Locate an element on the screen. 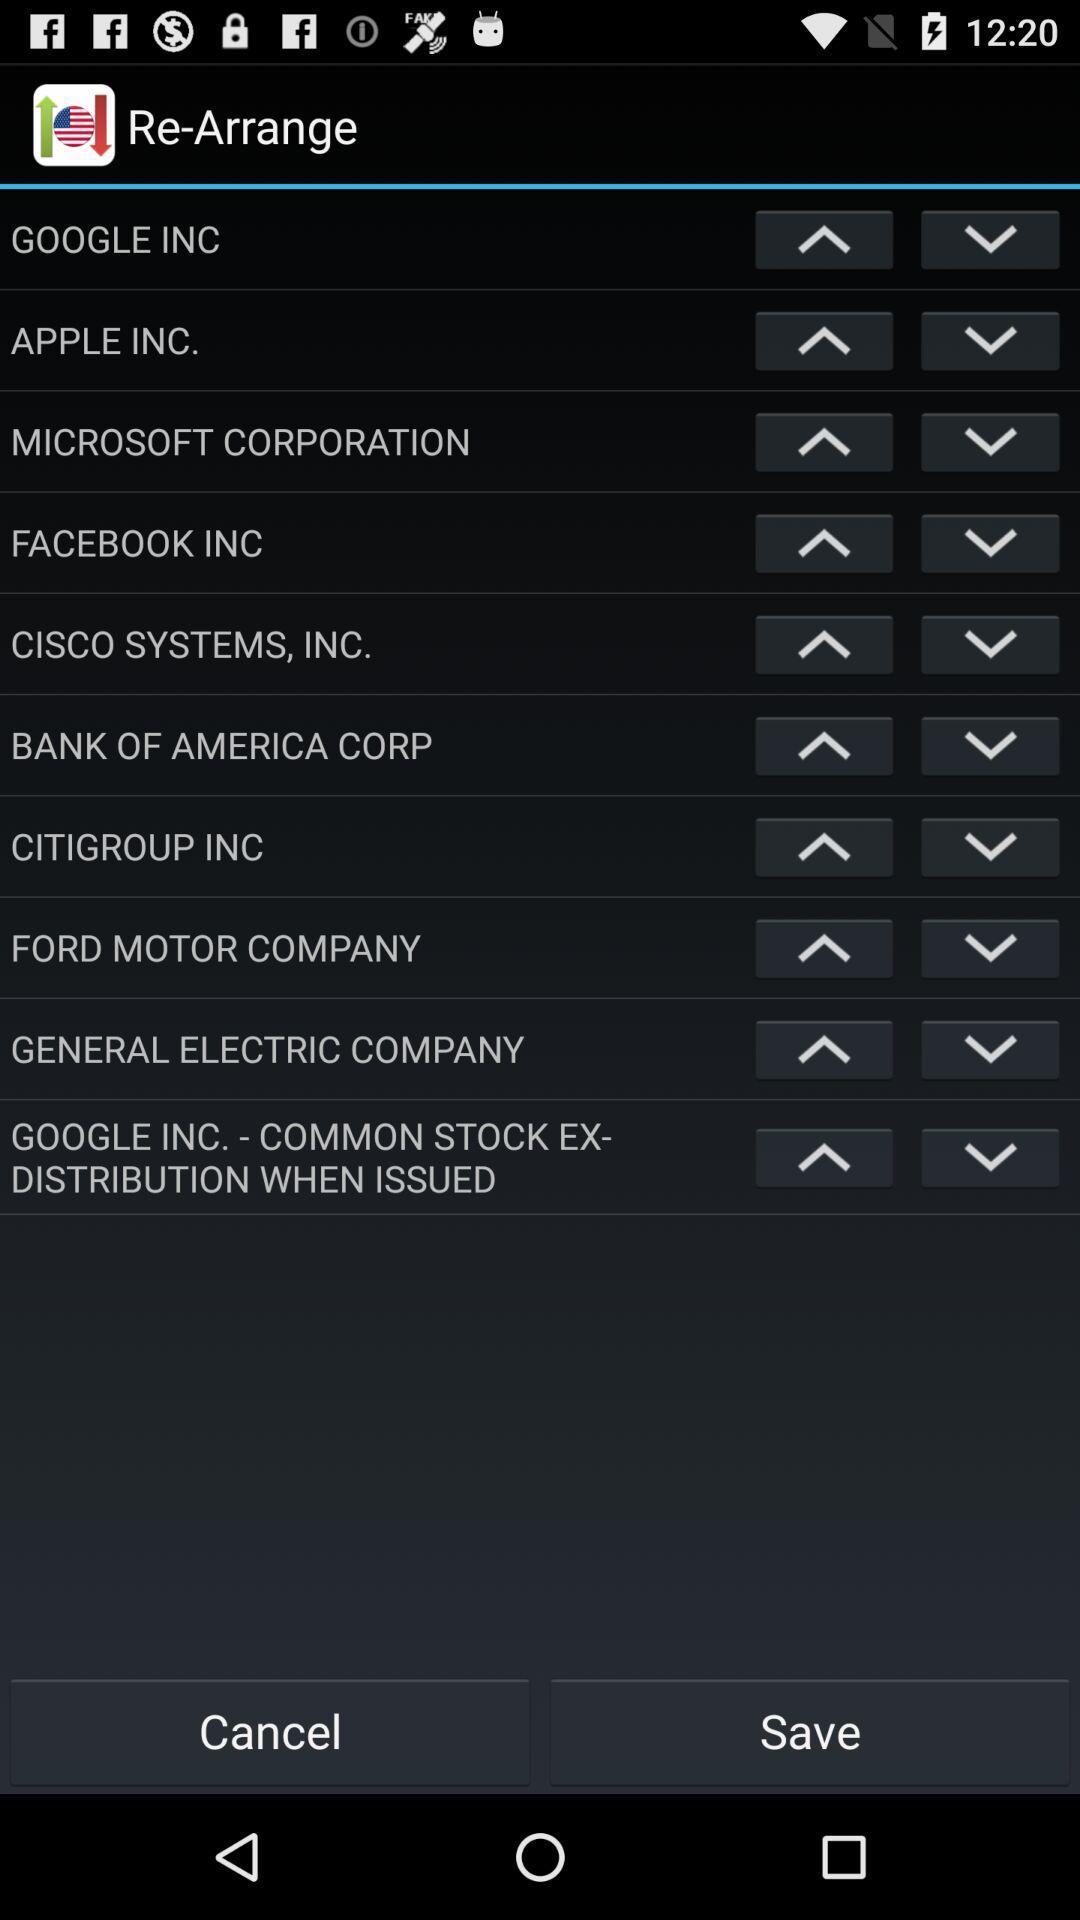 Image resolution: width=1080 pixels, height=1920 pixels. the general electric company app is located at coordinates (378, 1047).